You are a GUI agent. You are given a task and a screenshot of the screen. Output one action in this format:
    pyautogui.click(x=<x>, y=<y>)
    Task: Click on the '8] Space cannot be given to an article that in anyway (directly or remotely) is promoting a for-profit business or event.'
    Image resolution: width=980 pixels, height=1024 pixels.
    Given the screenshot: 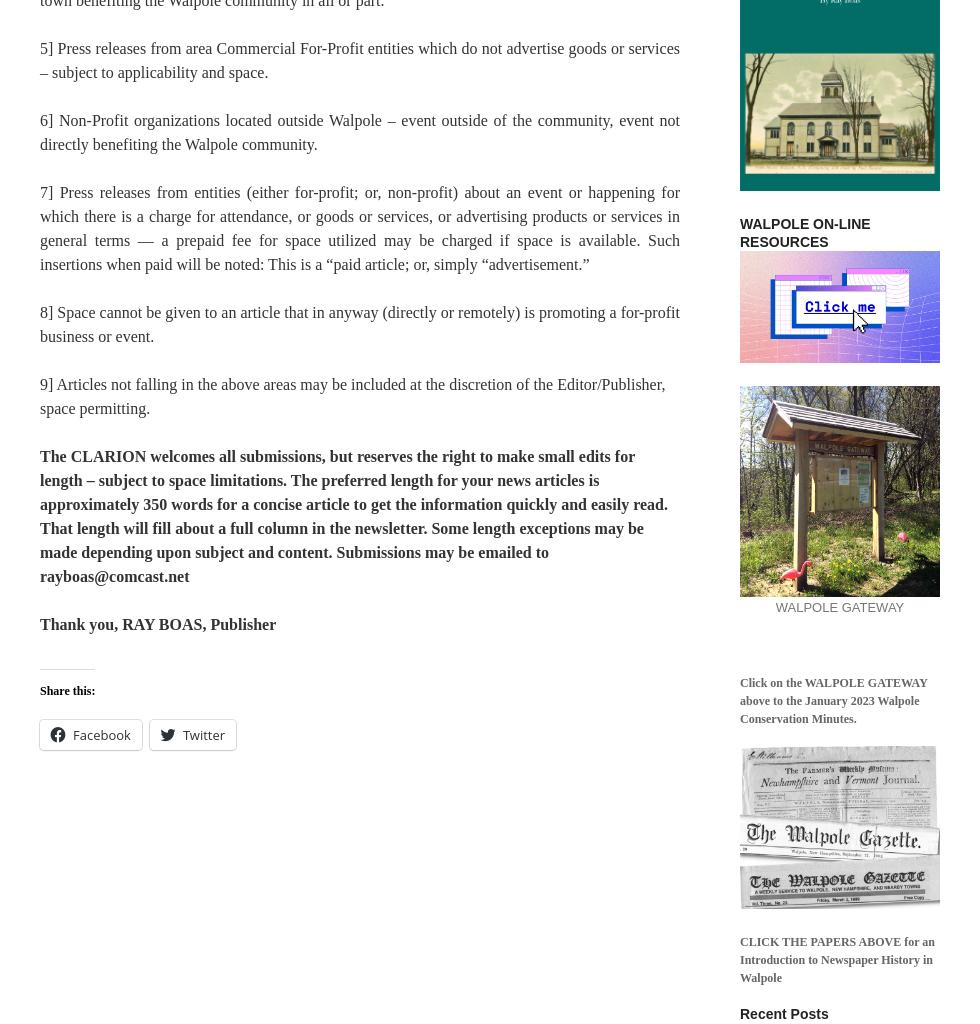 What is the action you would take?
    pyautogui.click(x=359, y=323)
    